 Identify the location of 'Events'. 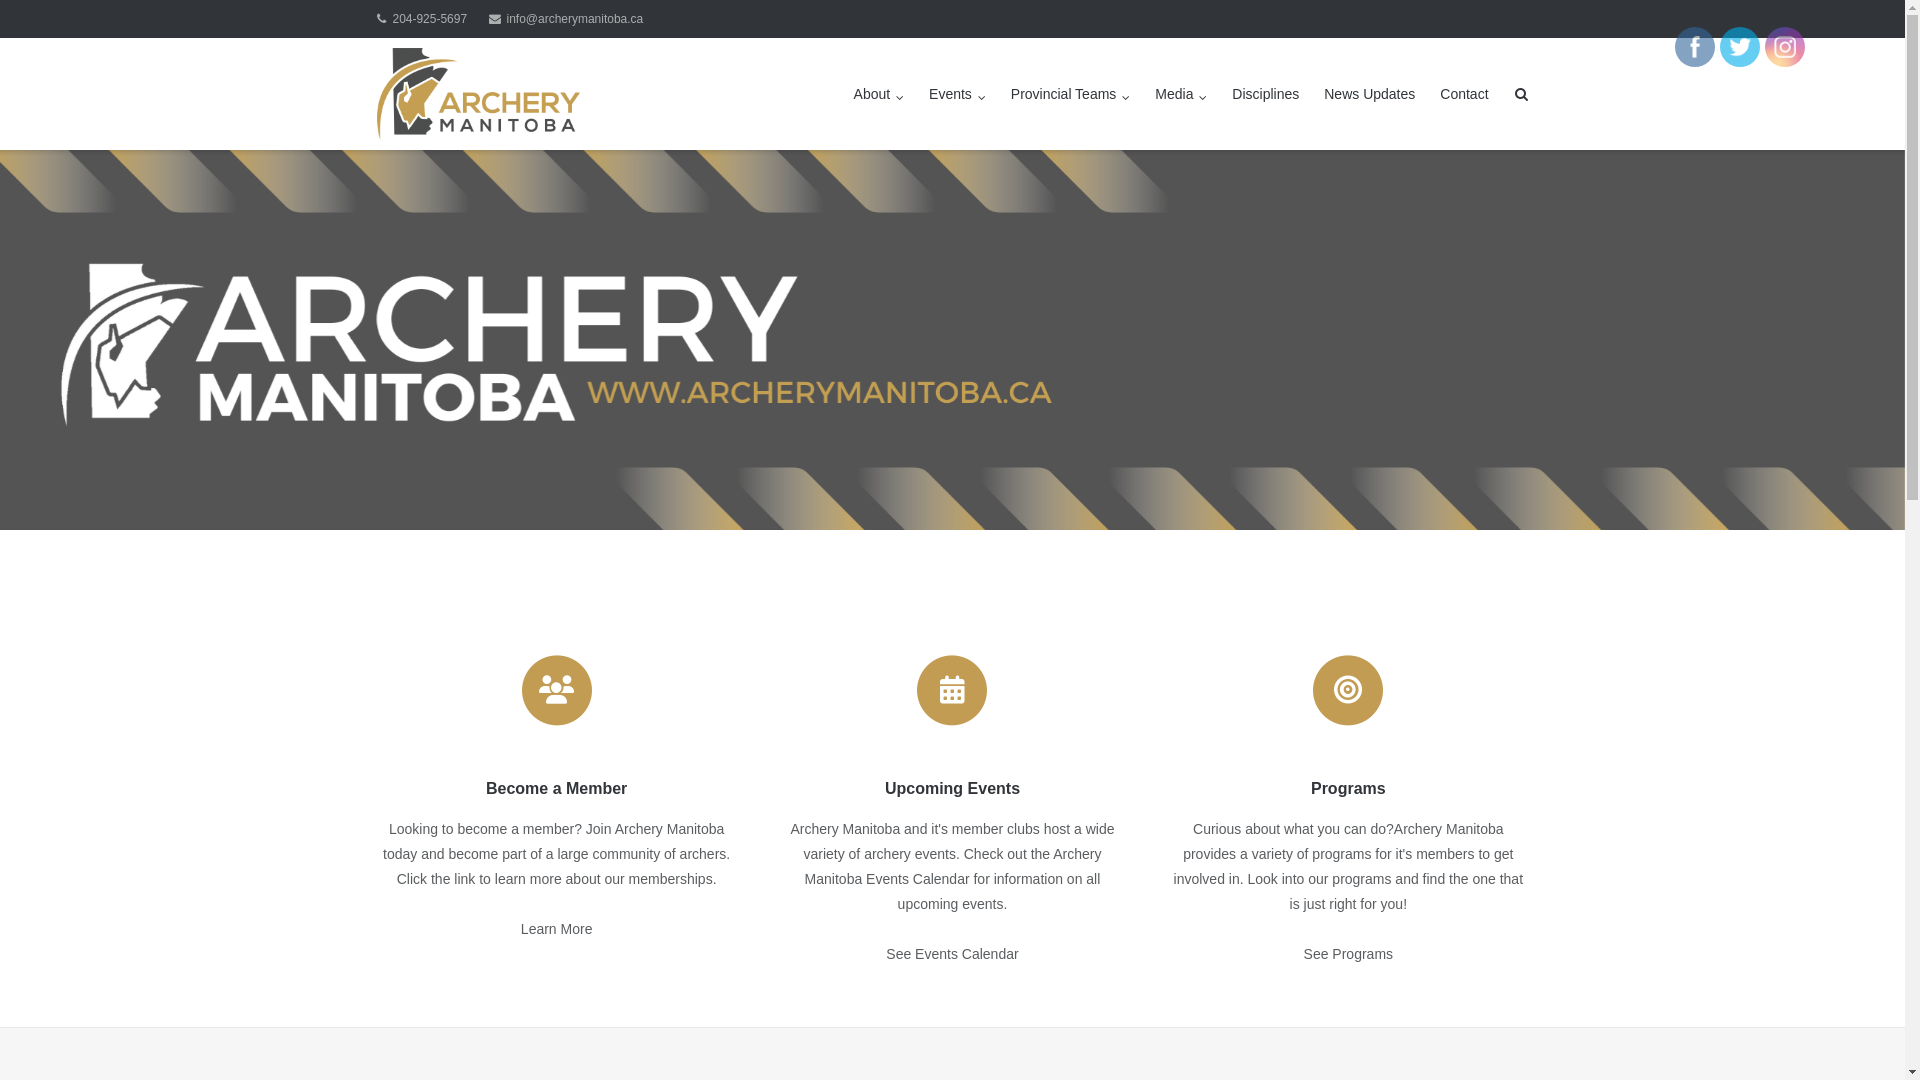
(928, 93).